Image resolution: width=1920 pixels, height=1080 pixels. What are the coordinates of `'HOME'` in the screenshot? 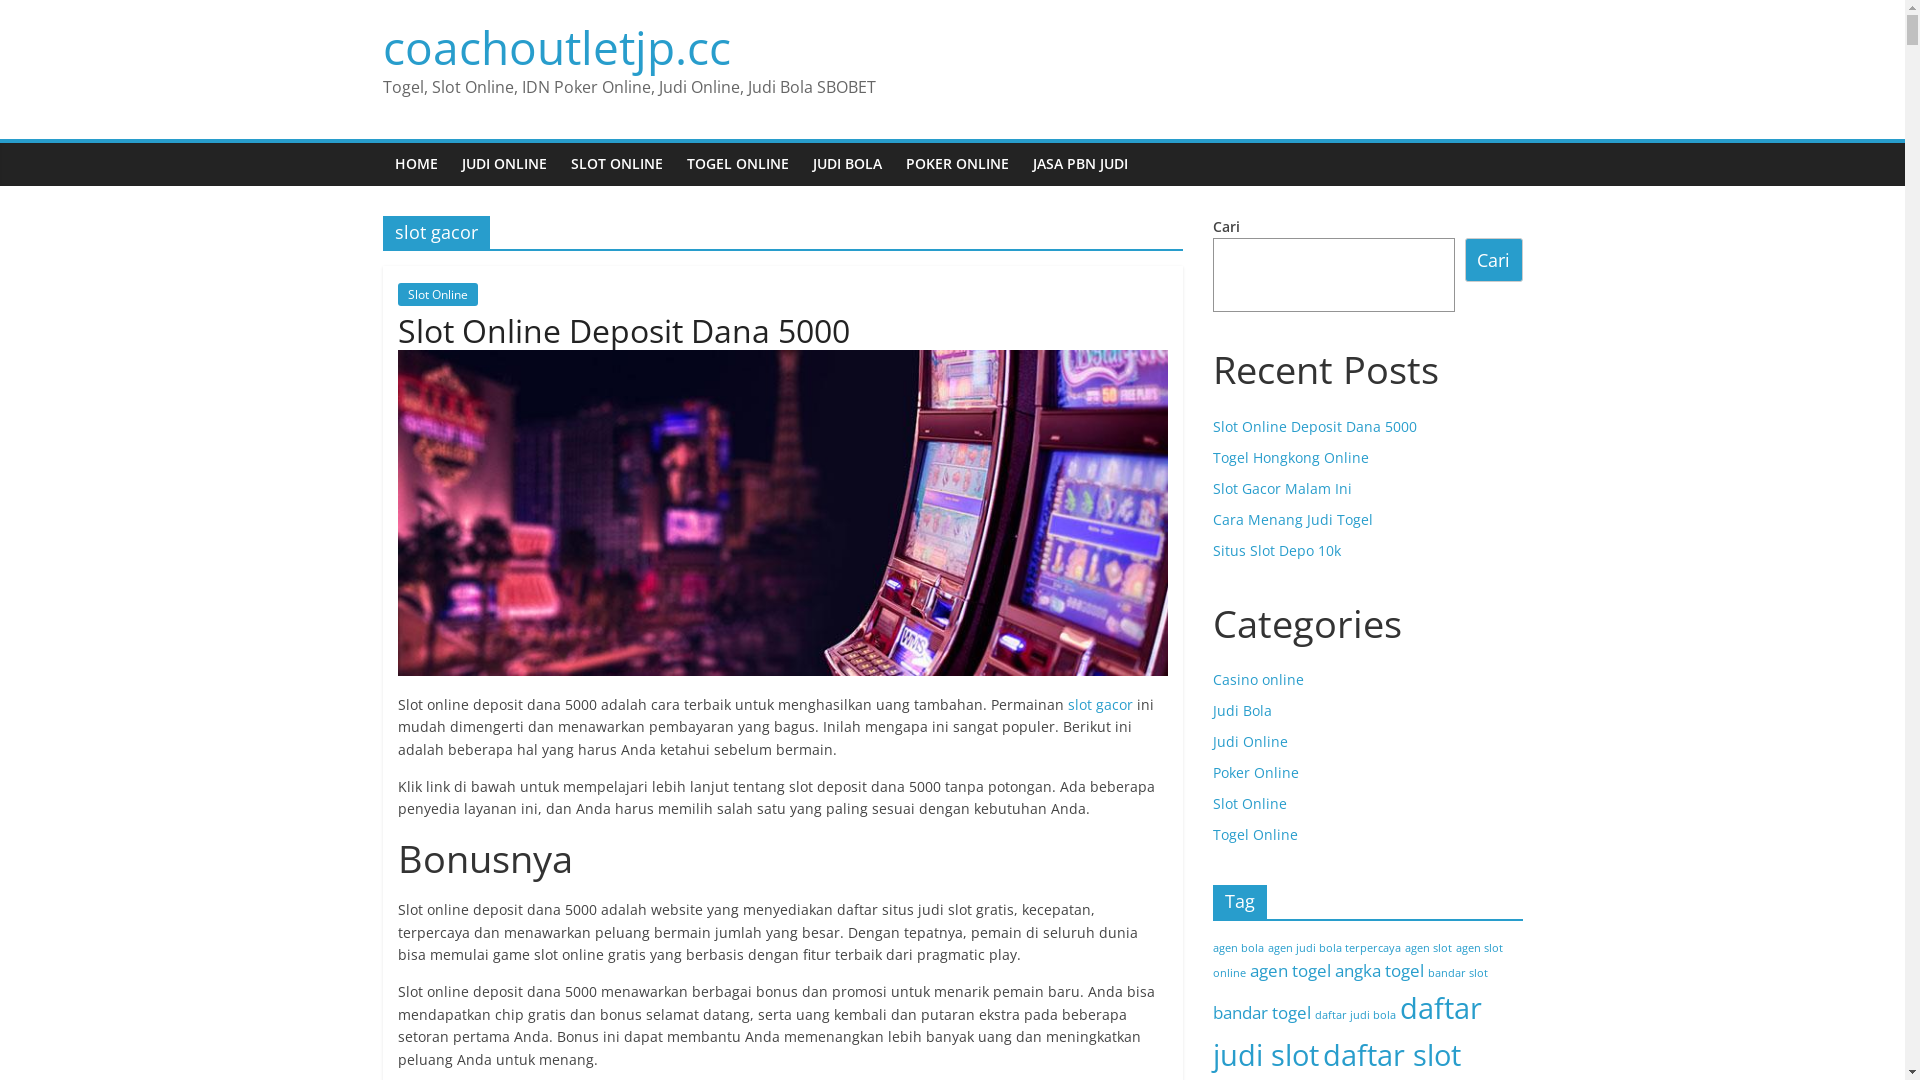 It's located at (414, 163).